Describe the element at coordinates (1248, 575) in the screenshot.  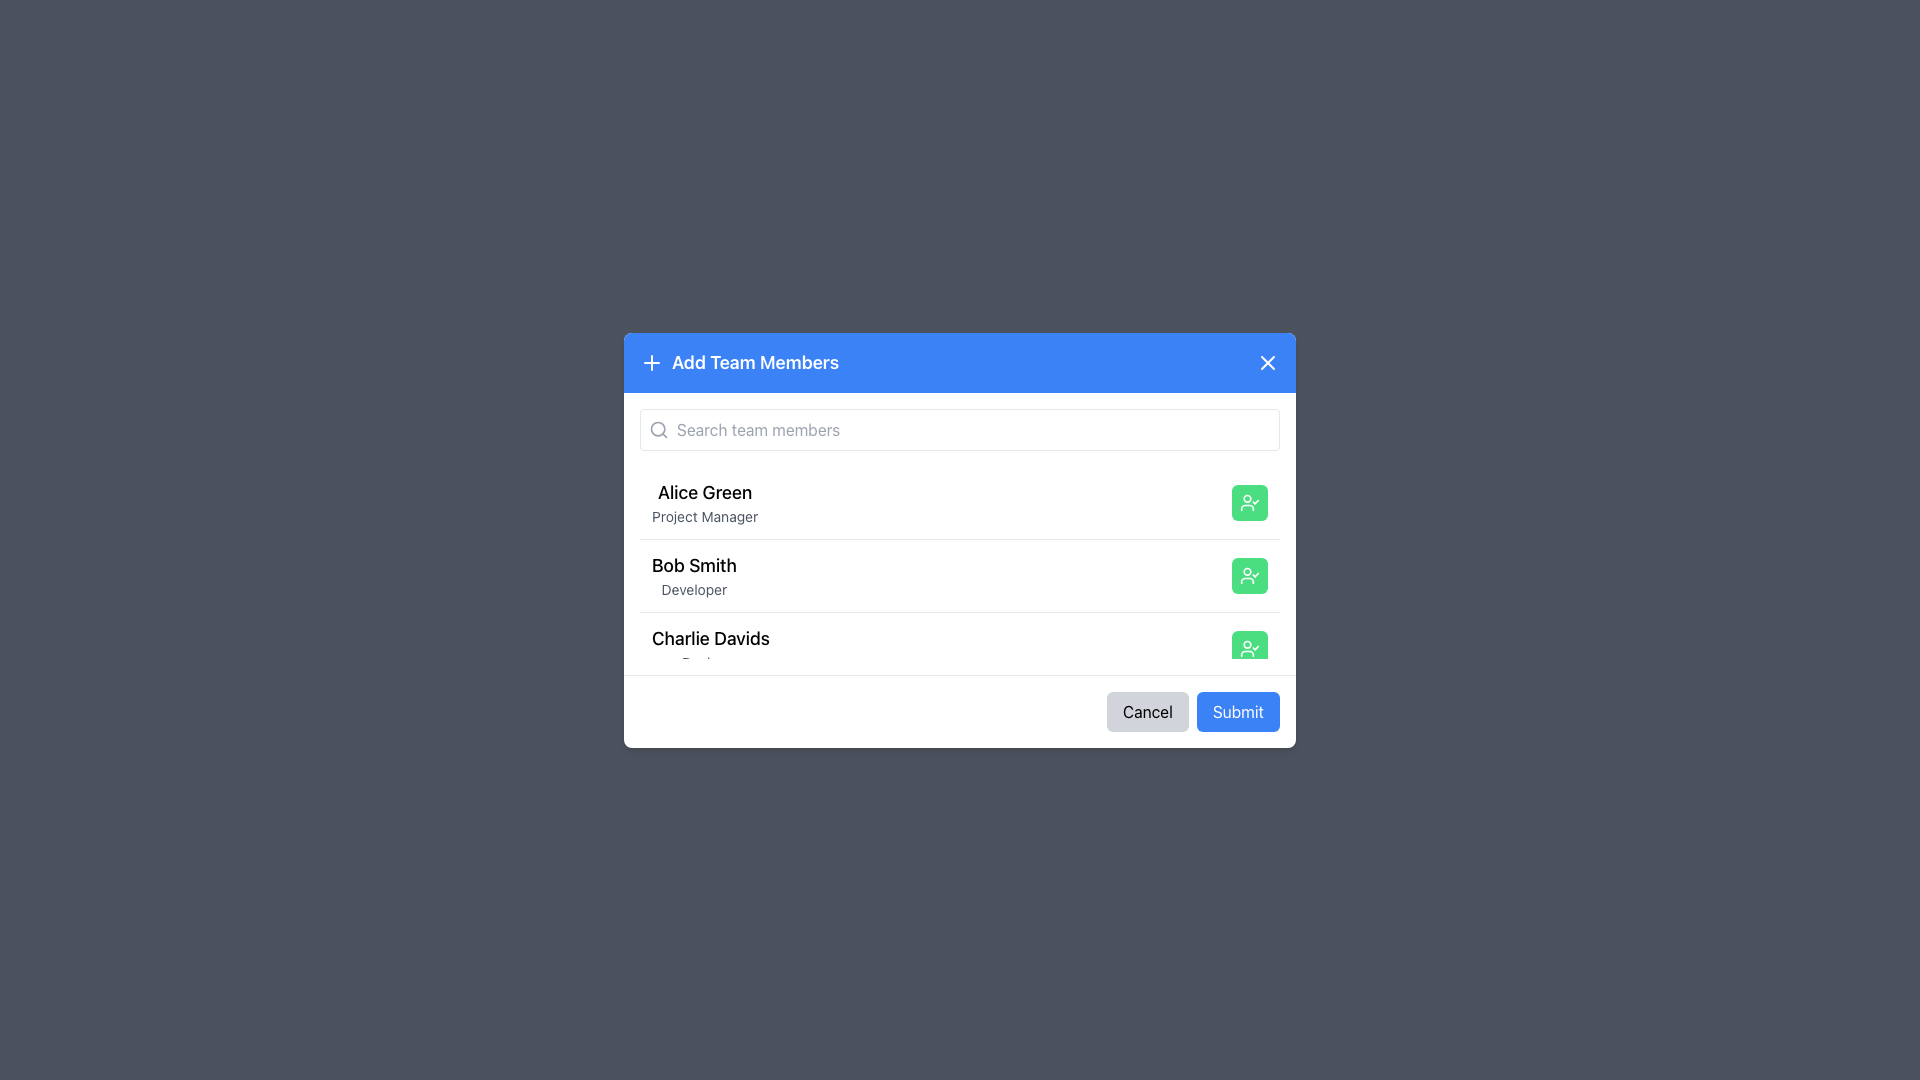
I see `the confirmation button for user 'Bob Smith, Developer' to trigger the hover state` at that location.